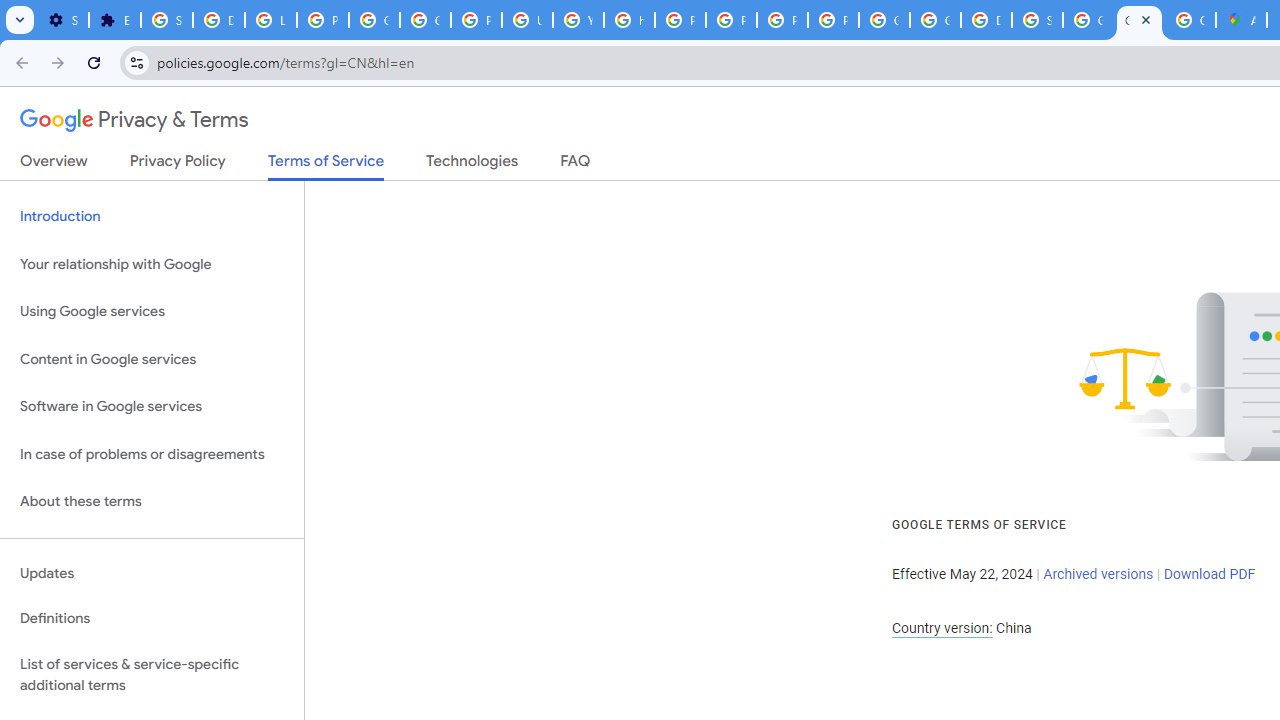 This screenshot has height=720, width=1280. Describe the element at coordinates (218, 20) in the screenshot. I see `'Delete photos & videos - Computer - Google Photos Help'` at that location.